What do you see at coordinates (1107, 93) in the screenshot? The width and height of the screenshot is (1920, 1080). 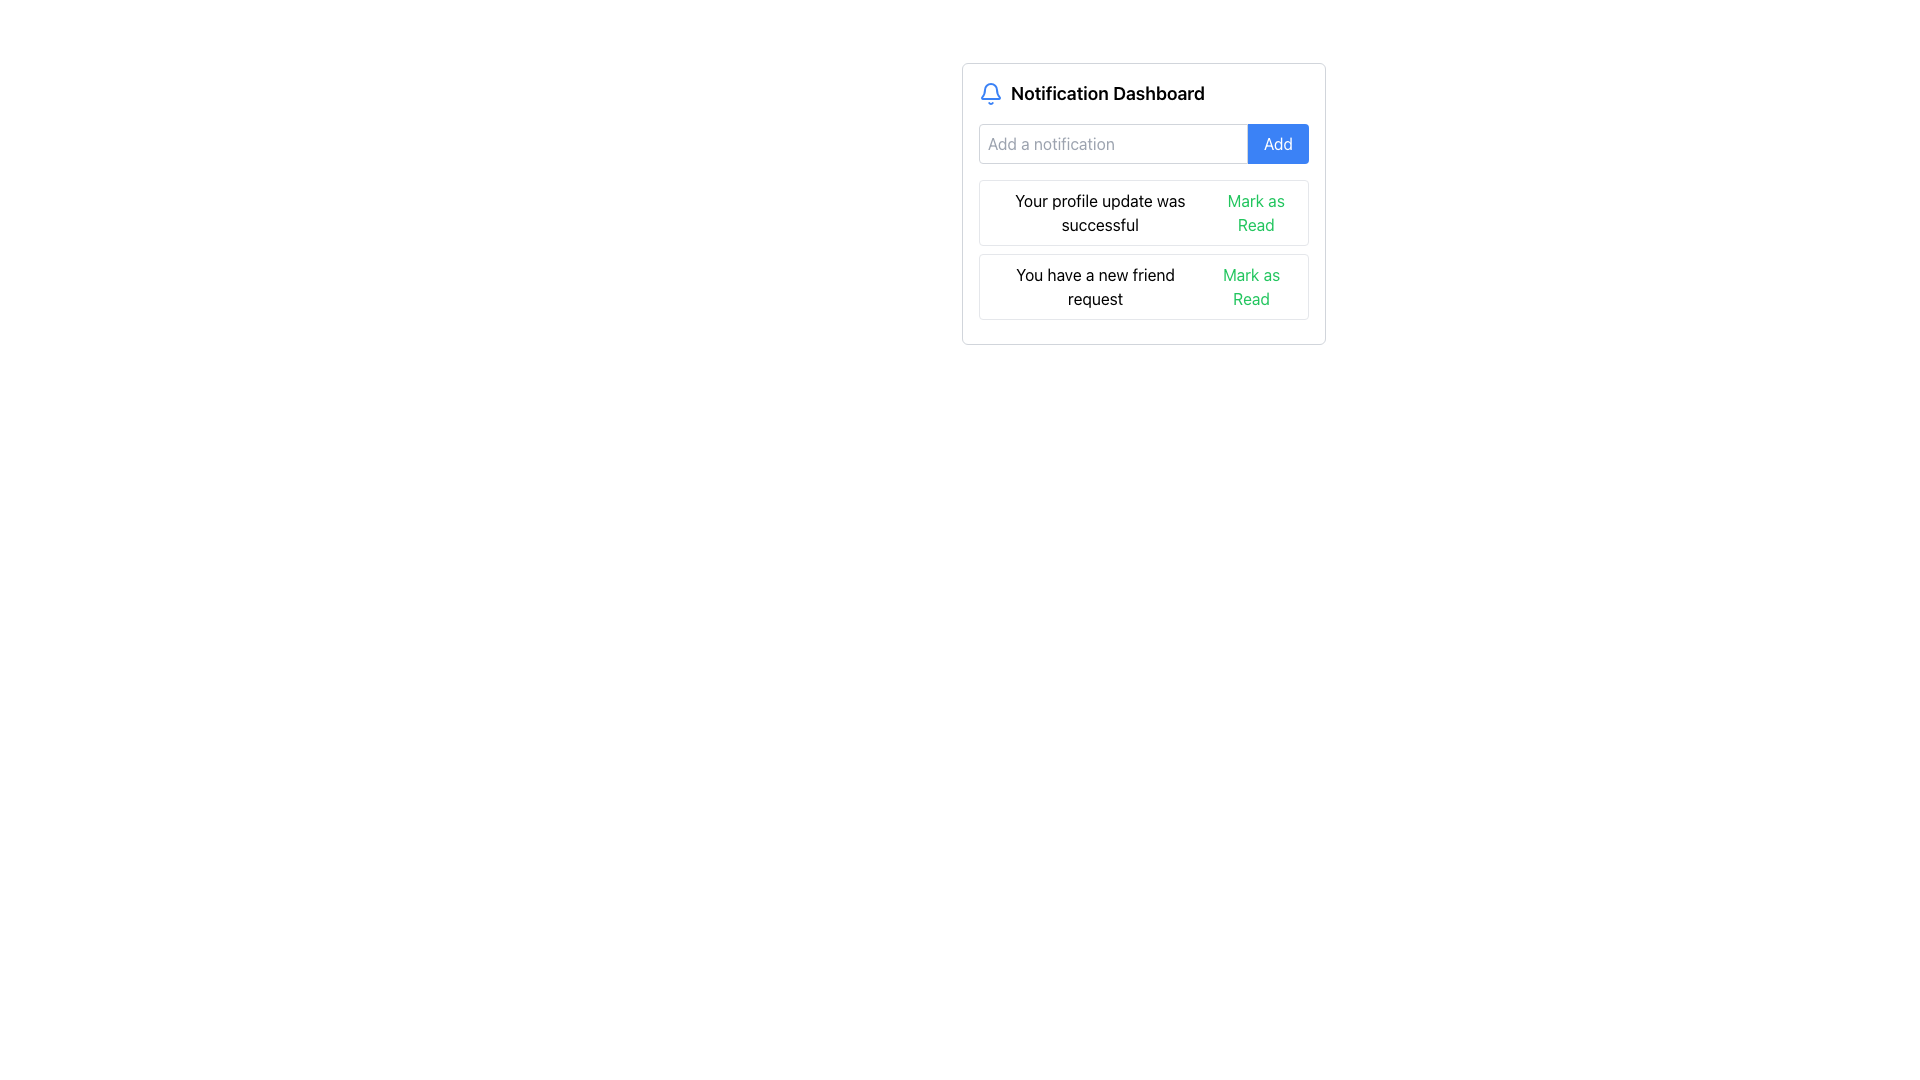 I see `the heading text element that serves as the title for the notification section, positioned centrally at the top of the interface` at bounding box center [1107, 93].